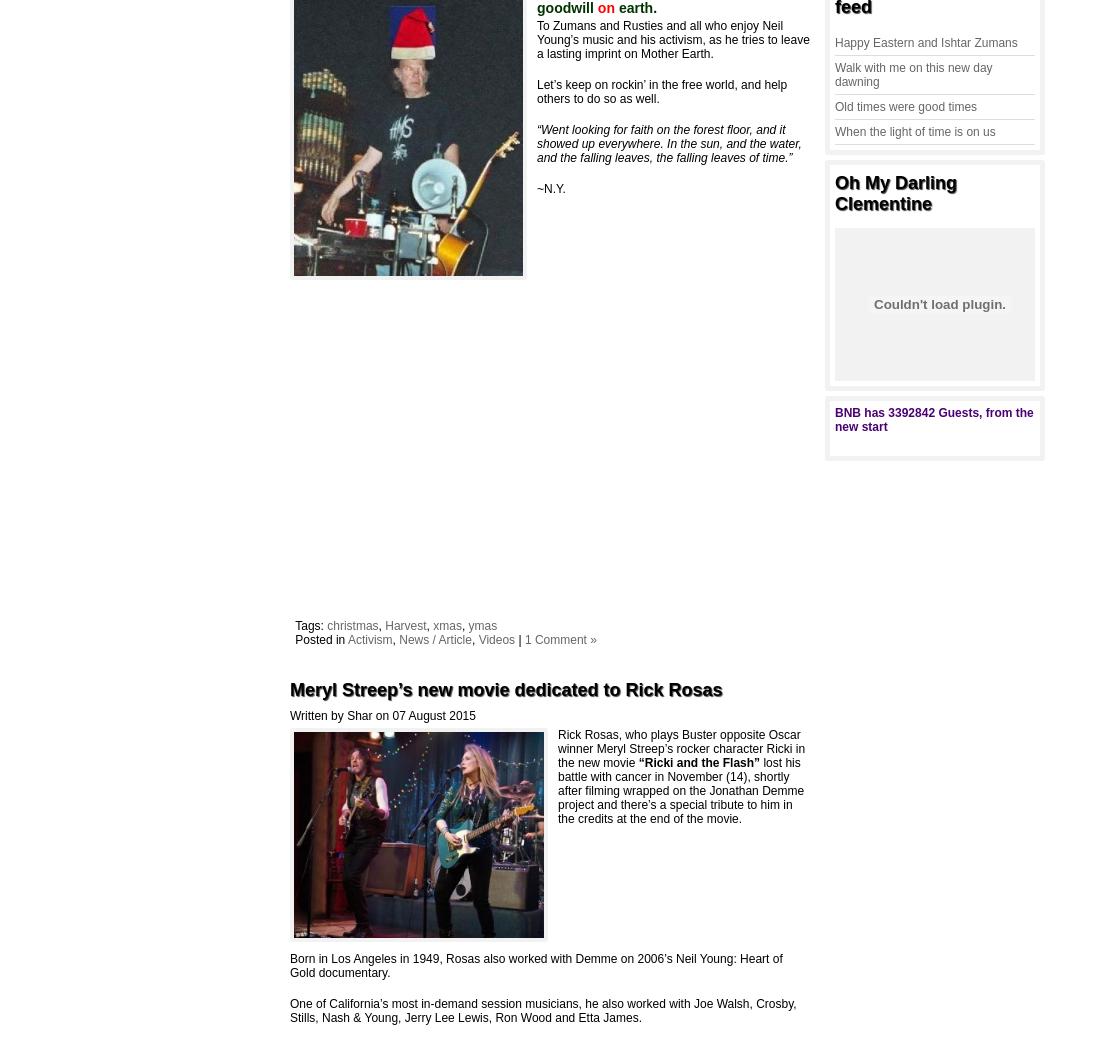  What do you see at coordinates (542, 1010) in the screenshot?
I see `'One of California’s most in-demand session musicians, he also worked with Joe Walsh, Crosby, Stills, Nash & Young, Jerry Lee Lewis, Ron Wood and Etta James.'` at bounding box center [542, 1010].